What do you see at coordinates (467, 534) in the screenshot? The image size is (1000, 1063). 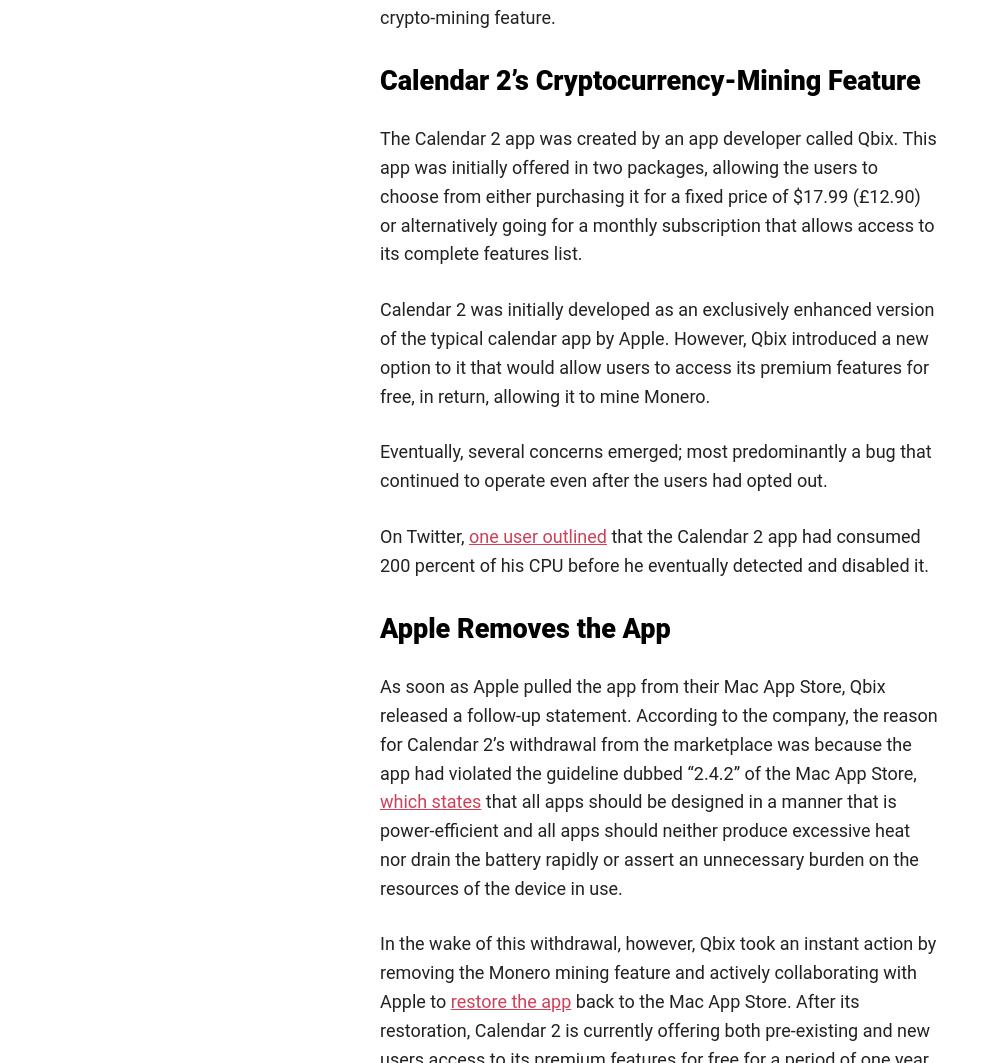 I see `'one user outlined'` at bounding box center [467, 534].